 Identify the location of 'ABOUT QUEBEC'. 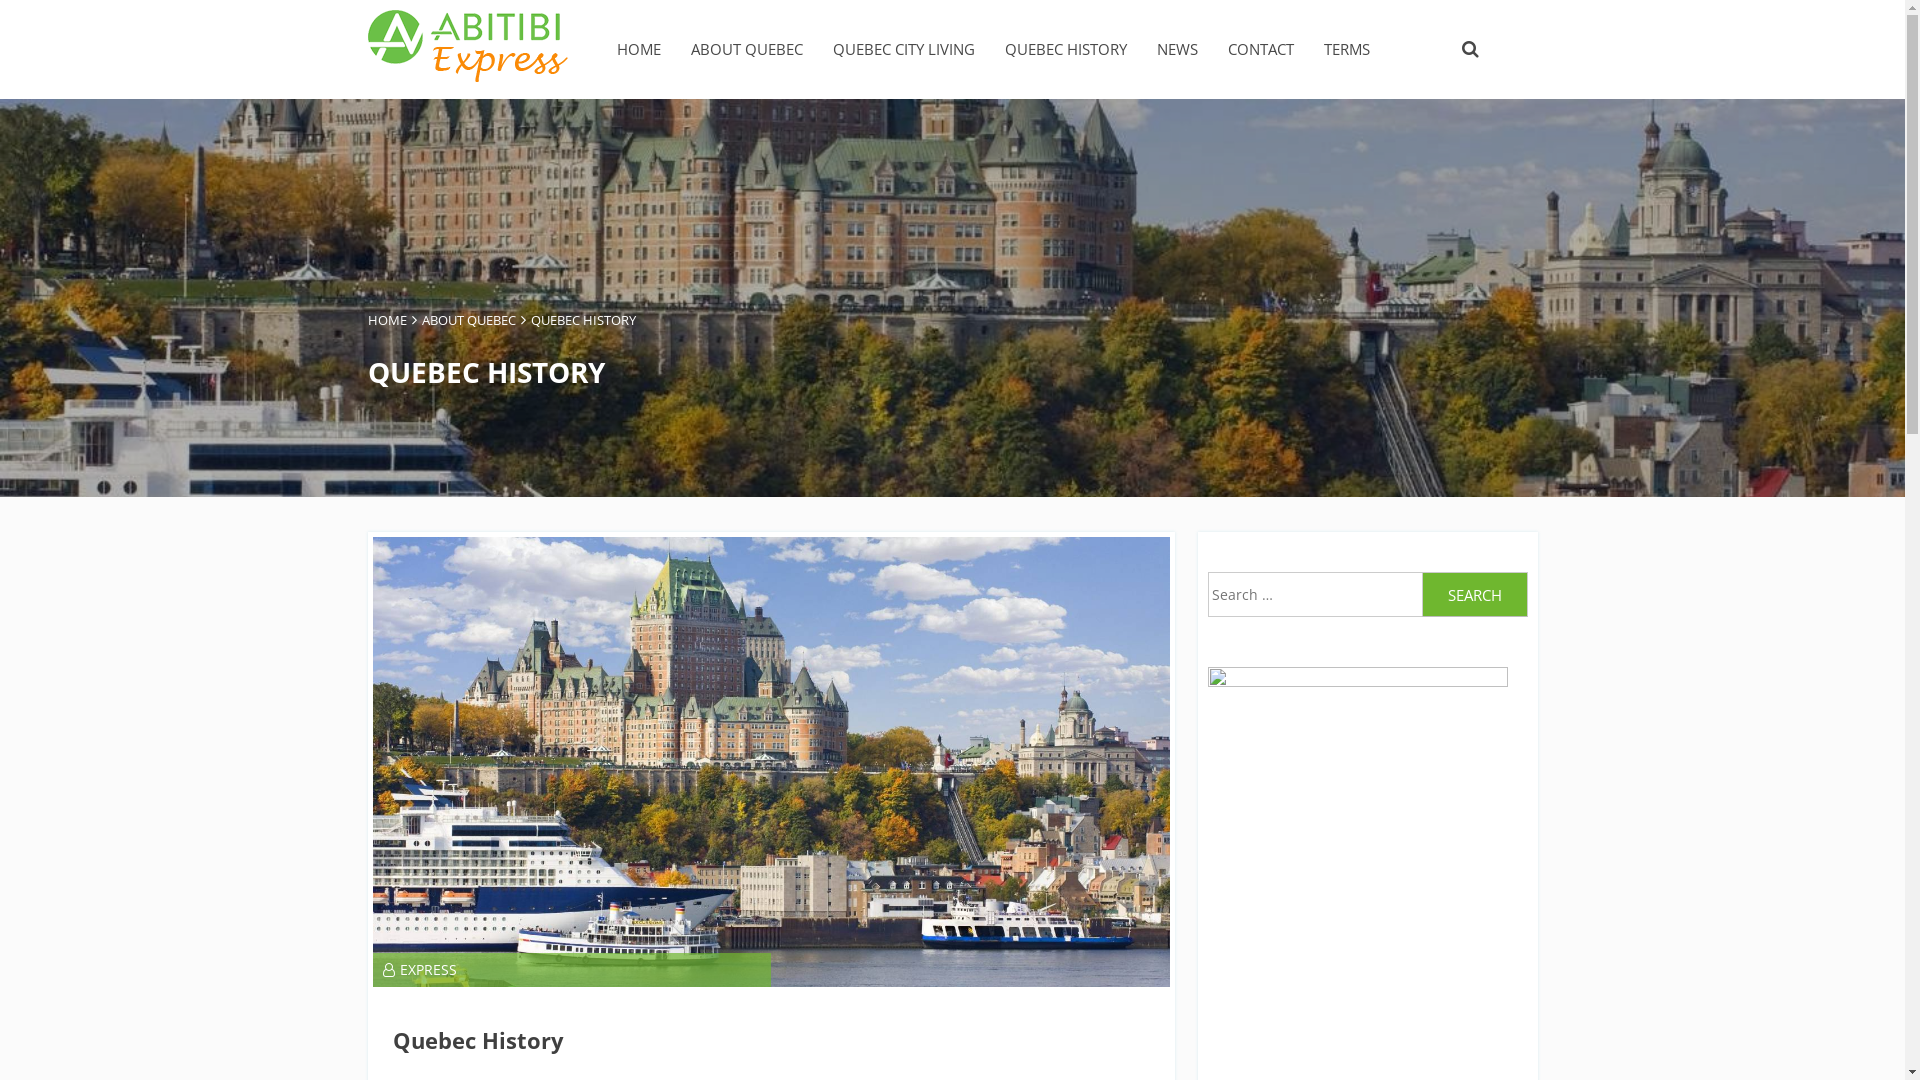
(744, 48).